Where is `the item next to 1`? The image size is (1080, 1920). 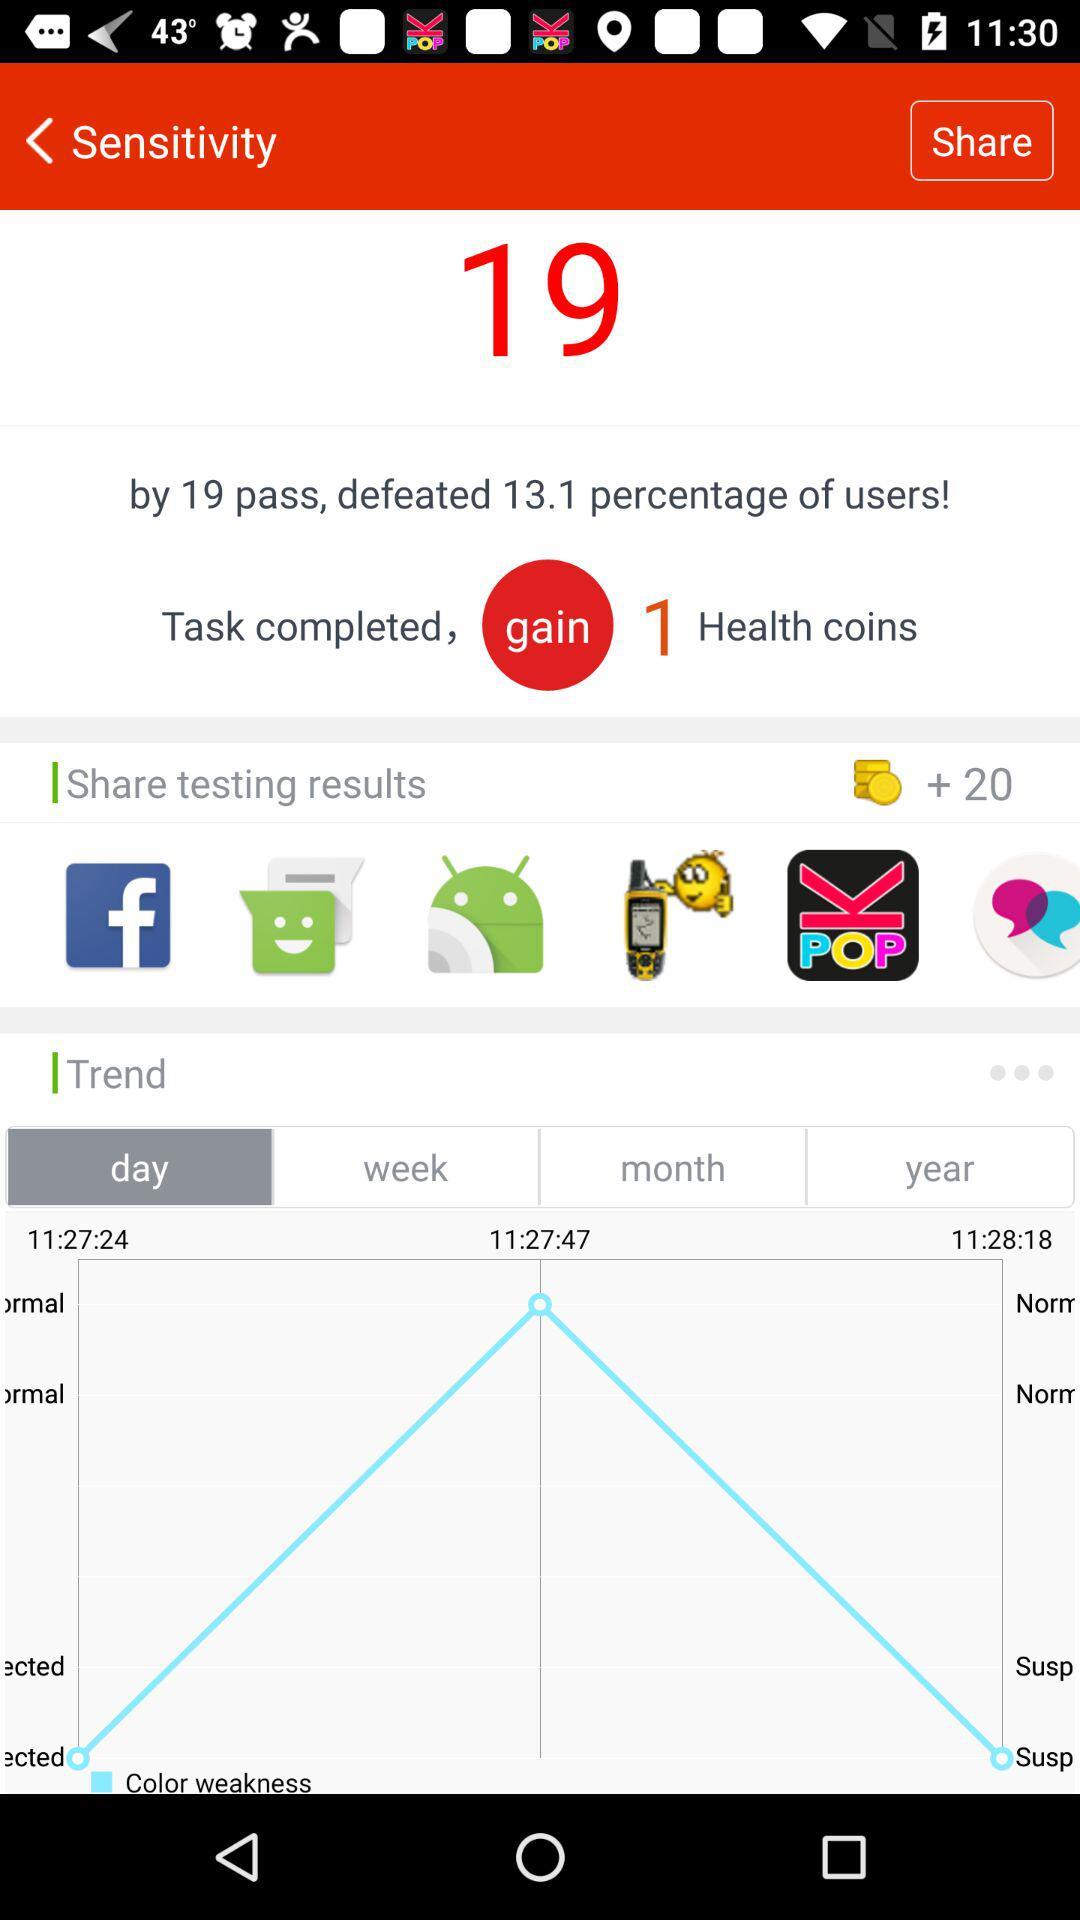
the item next to 1 is located at coordinates (547, 624).